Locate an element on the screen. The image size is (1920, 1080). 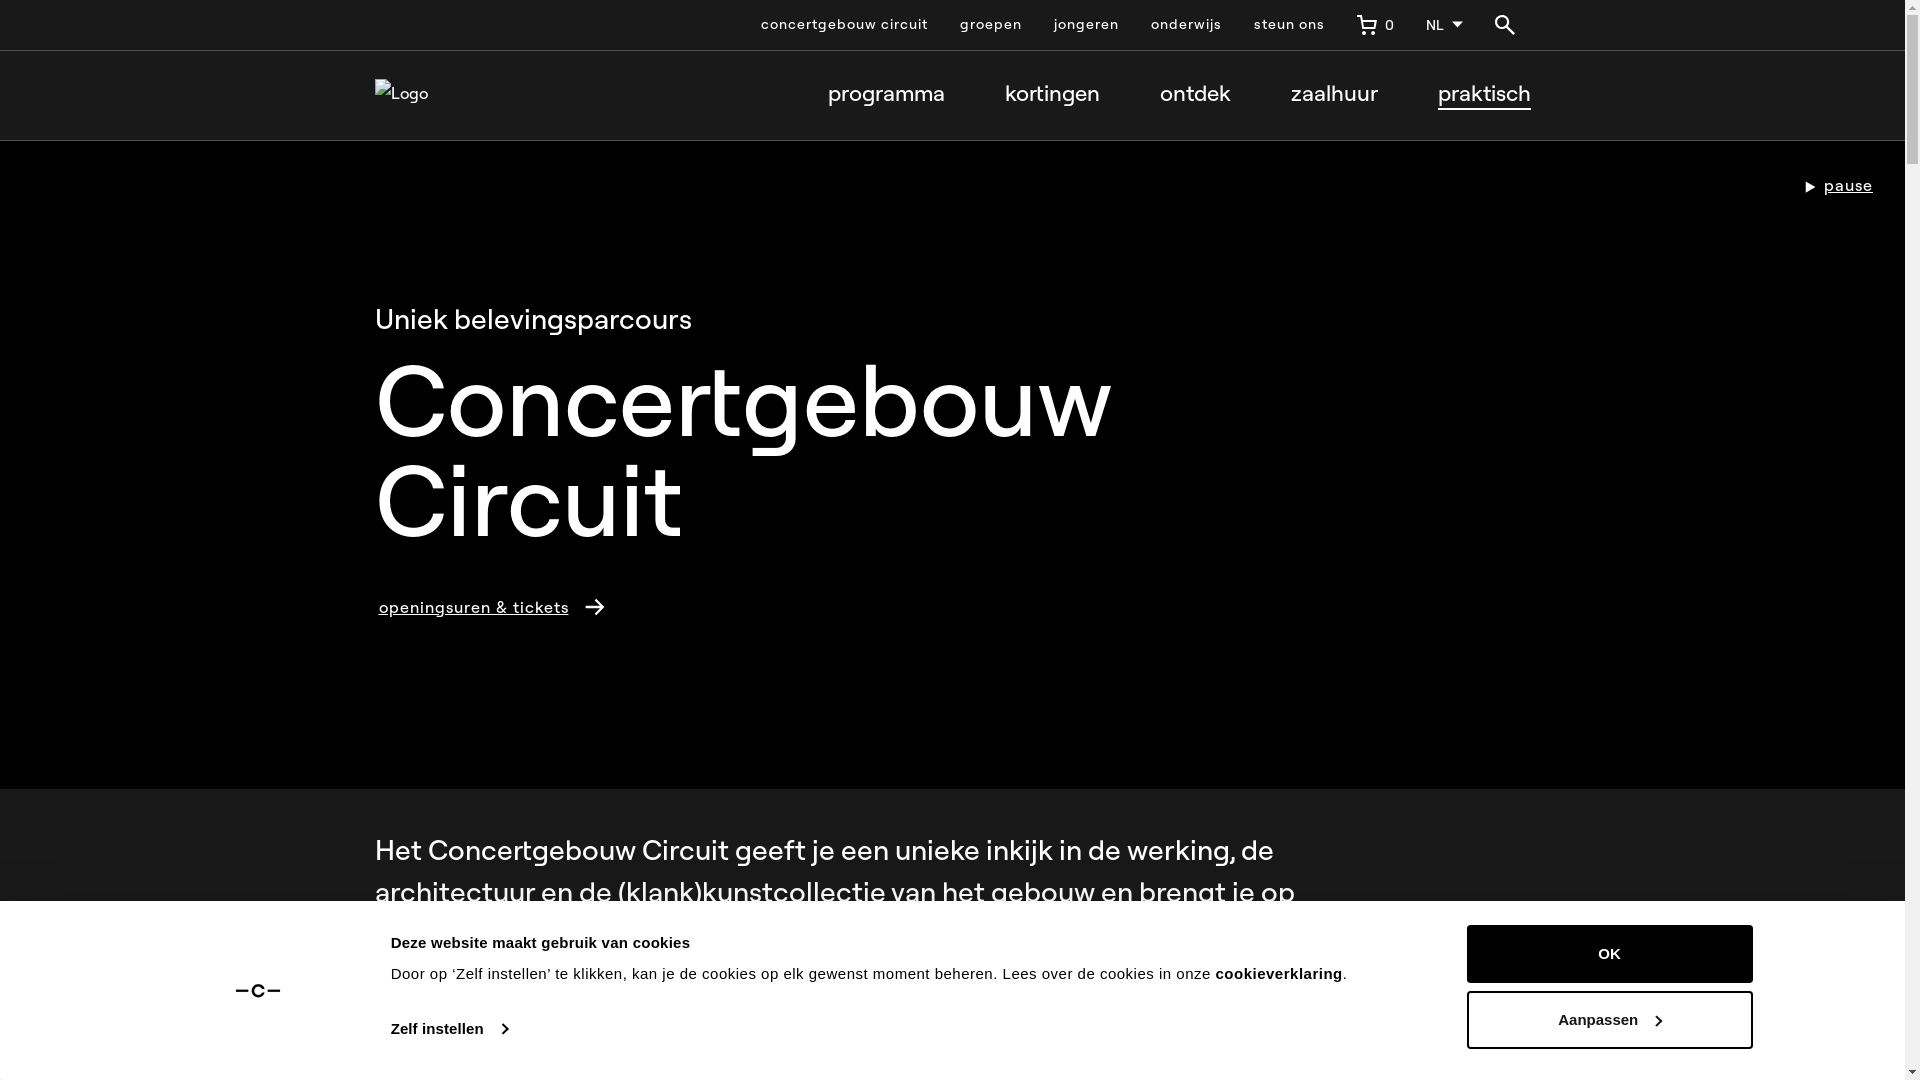
'OK' is located at coordinates (1608, 952).